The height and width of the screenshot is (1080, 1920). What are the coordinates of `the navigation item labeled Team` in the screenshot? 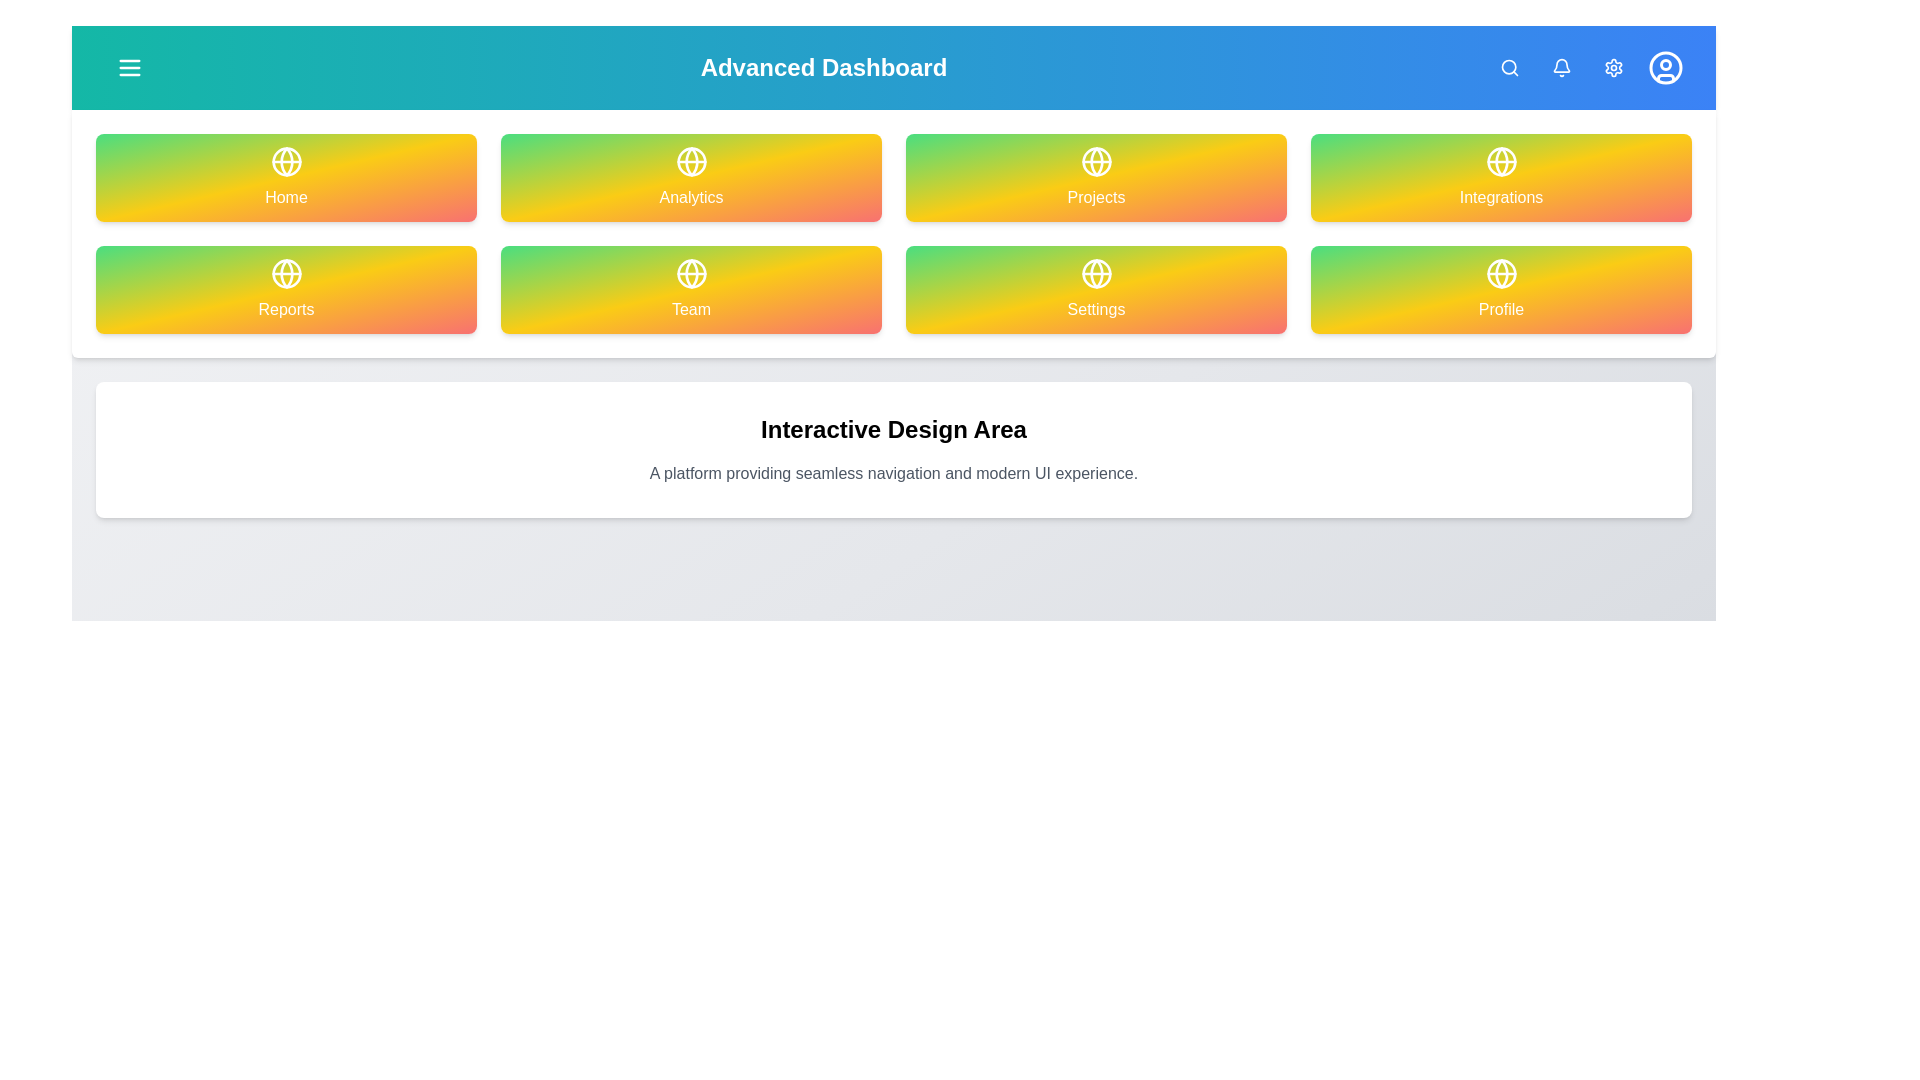 It's located at (691, 289).